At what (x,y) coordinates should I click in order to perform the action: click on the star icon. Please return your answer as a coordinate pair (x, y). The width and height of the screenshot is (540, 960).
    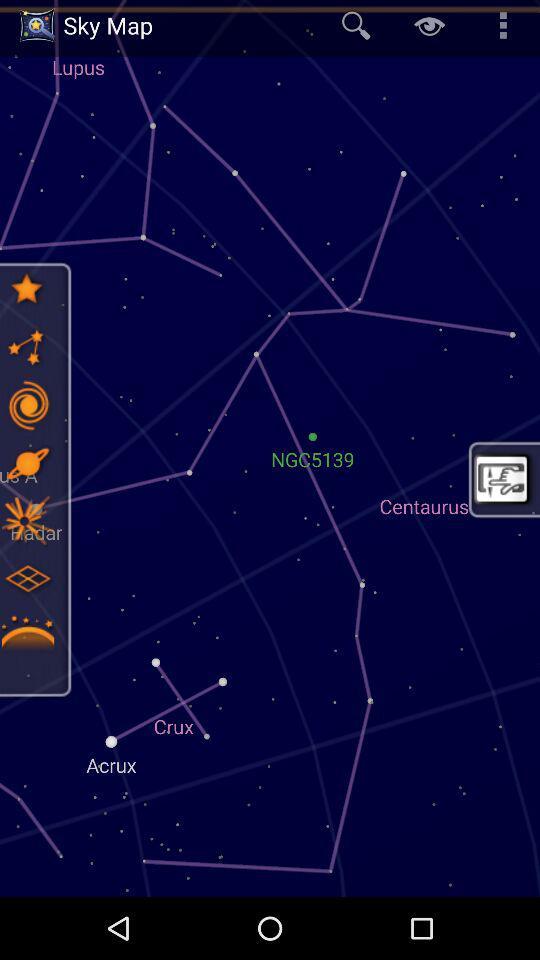
    Looking at the image, I should click on (26, 519).